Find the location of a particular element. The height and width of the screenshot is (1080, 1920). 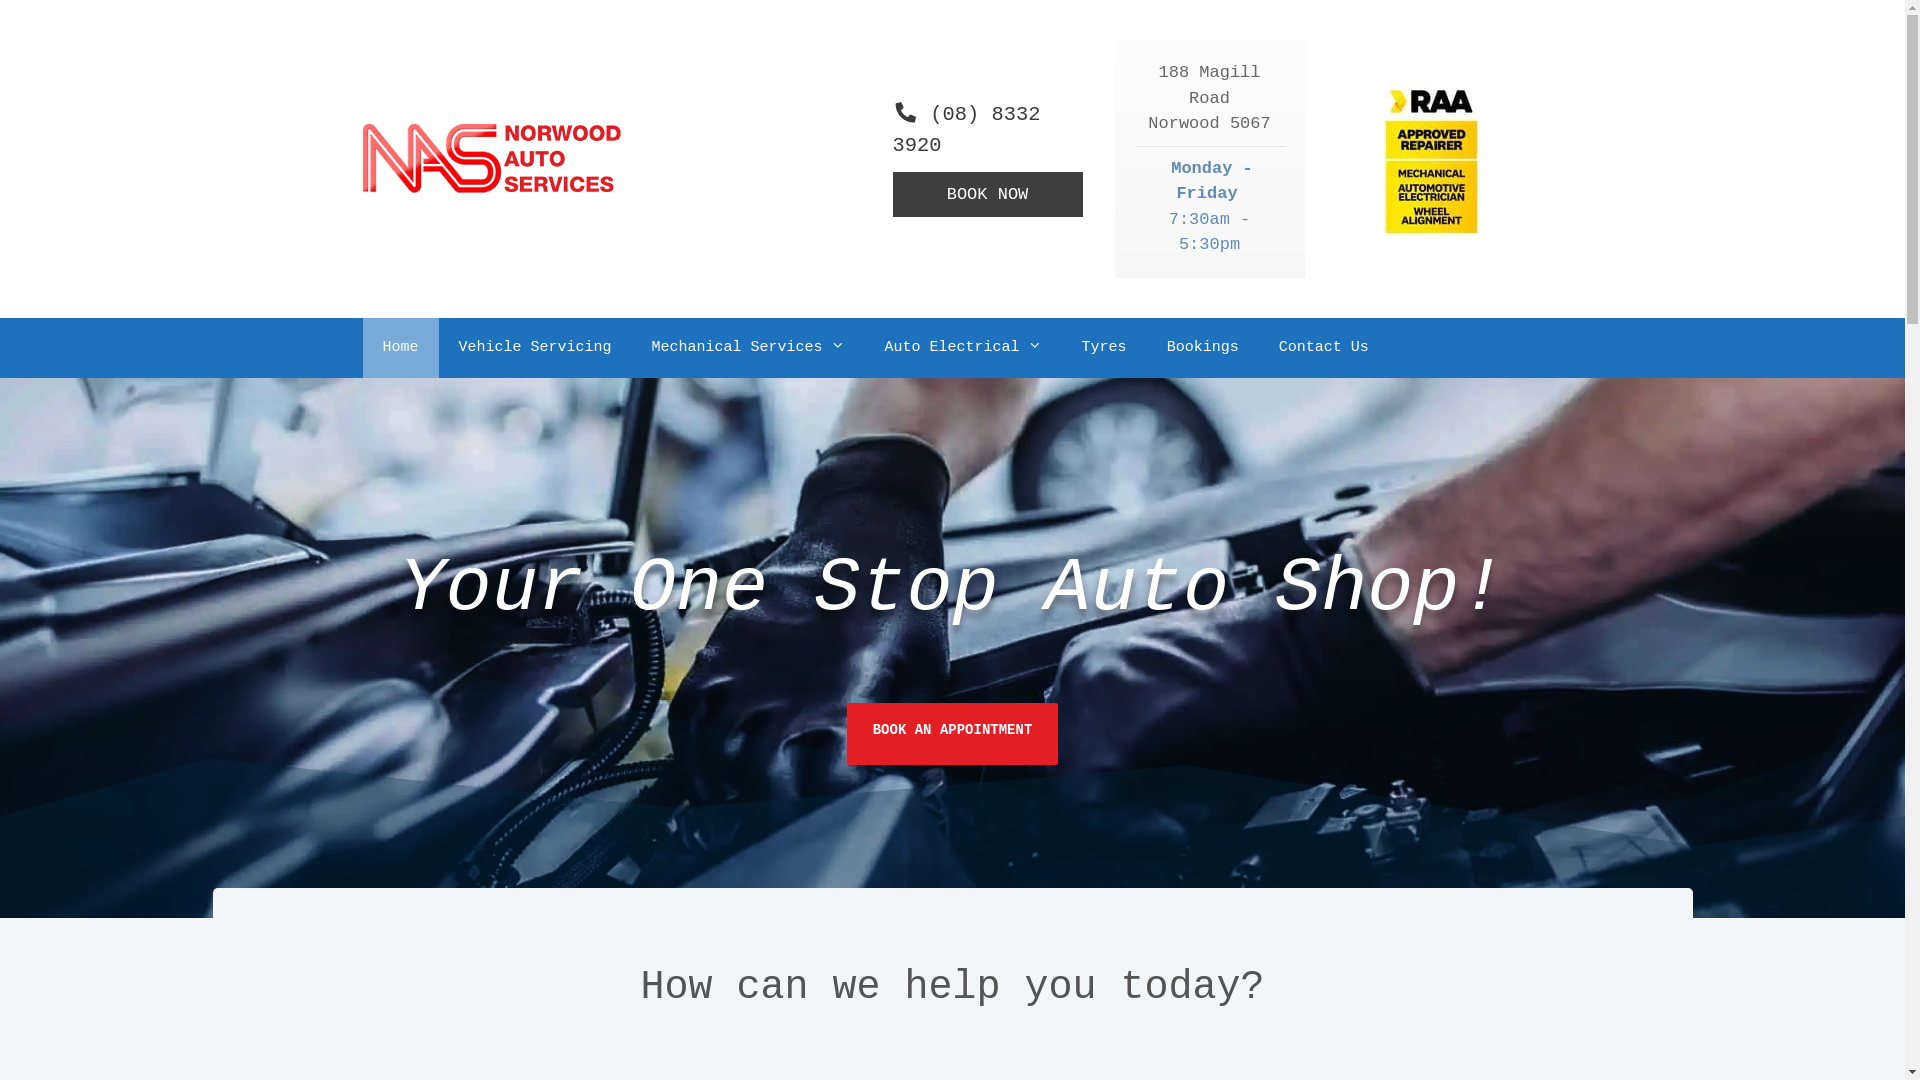

'(08) 8332 3920' is located at coordinates (987, 130).